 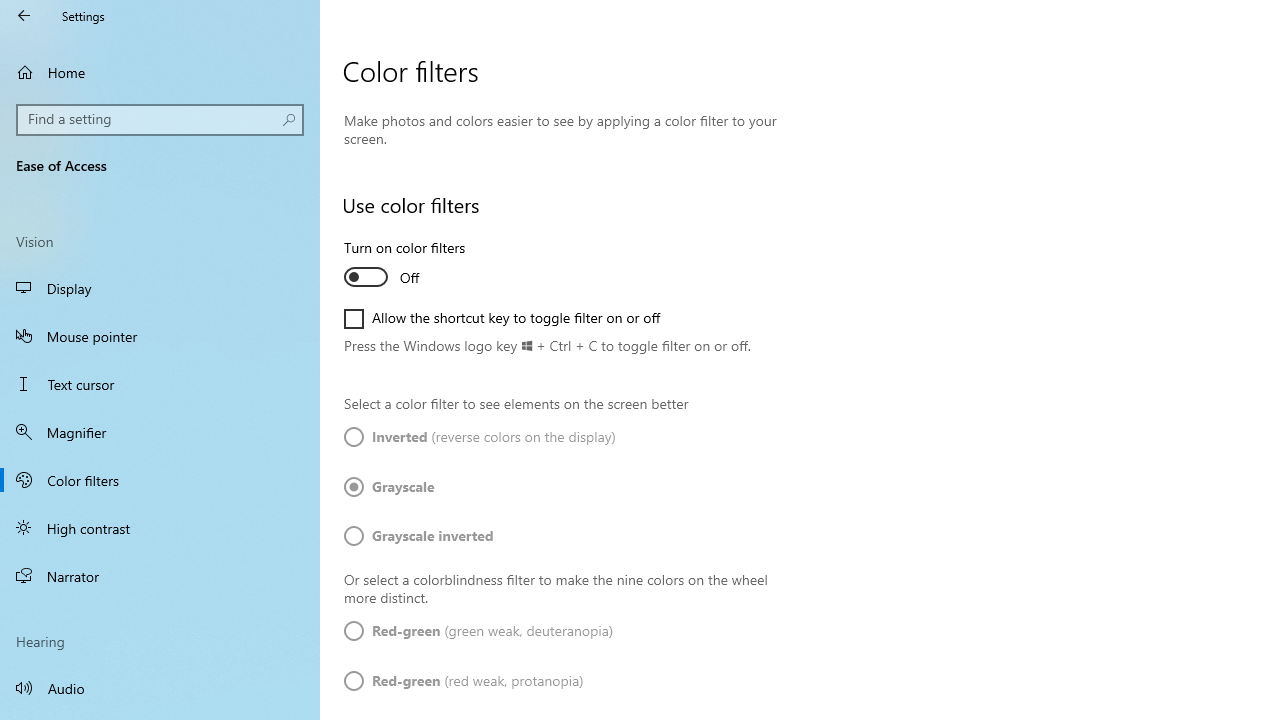 I want to click on 'Display', so click(x=160, y=288).